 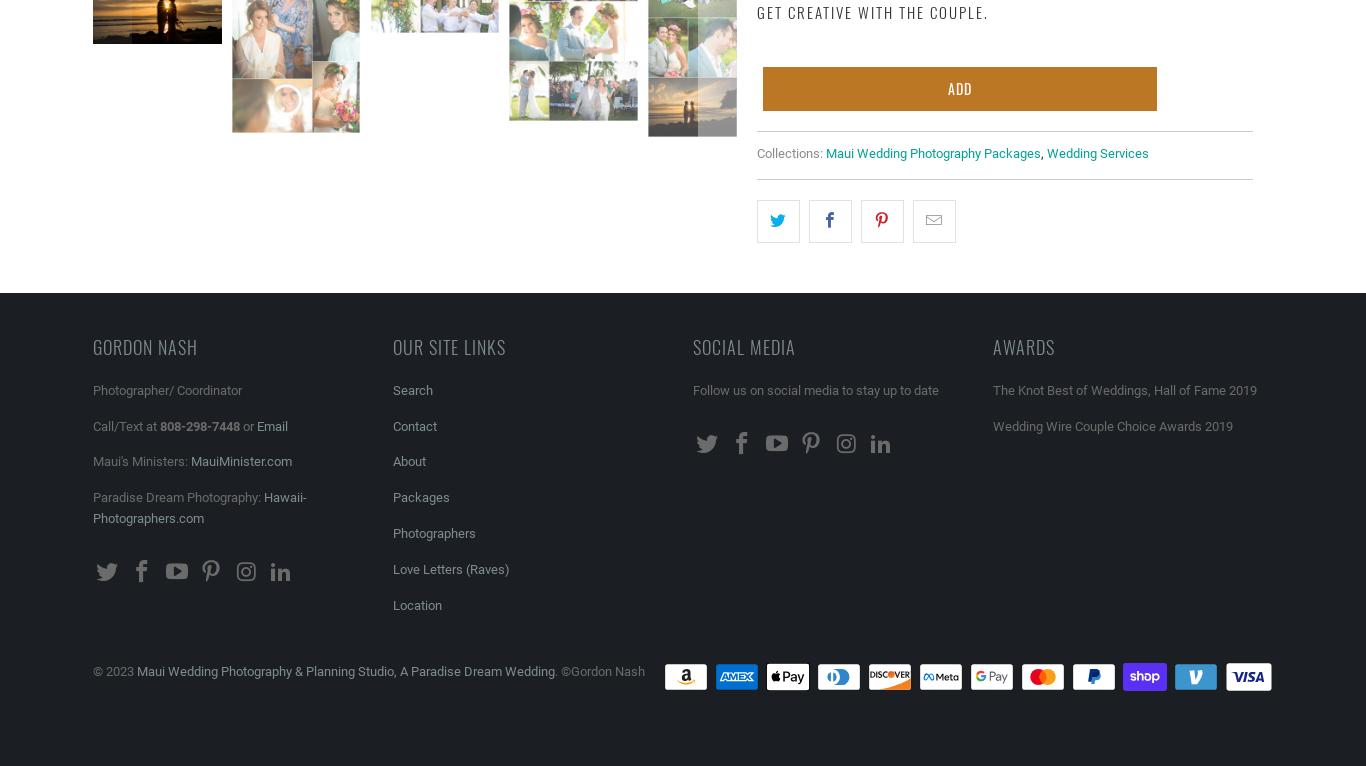 What do you see at coordinates (413, 425) in the screenshot?
I see `'Contact'` at bounding box center [413, 425].